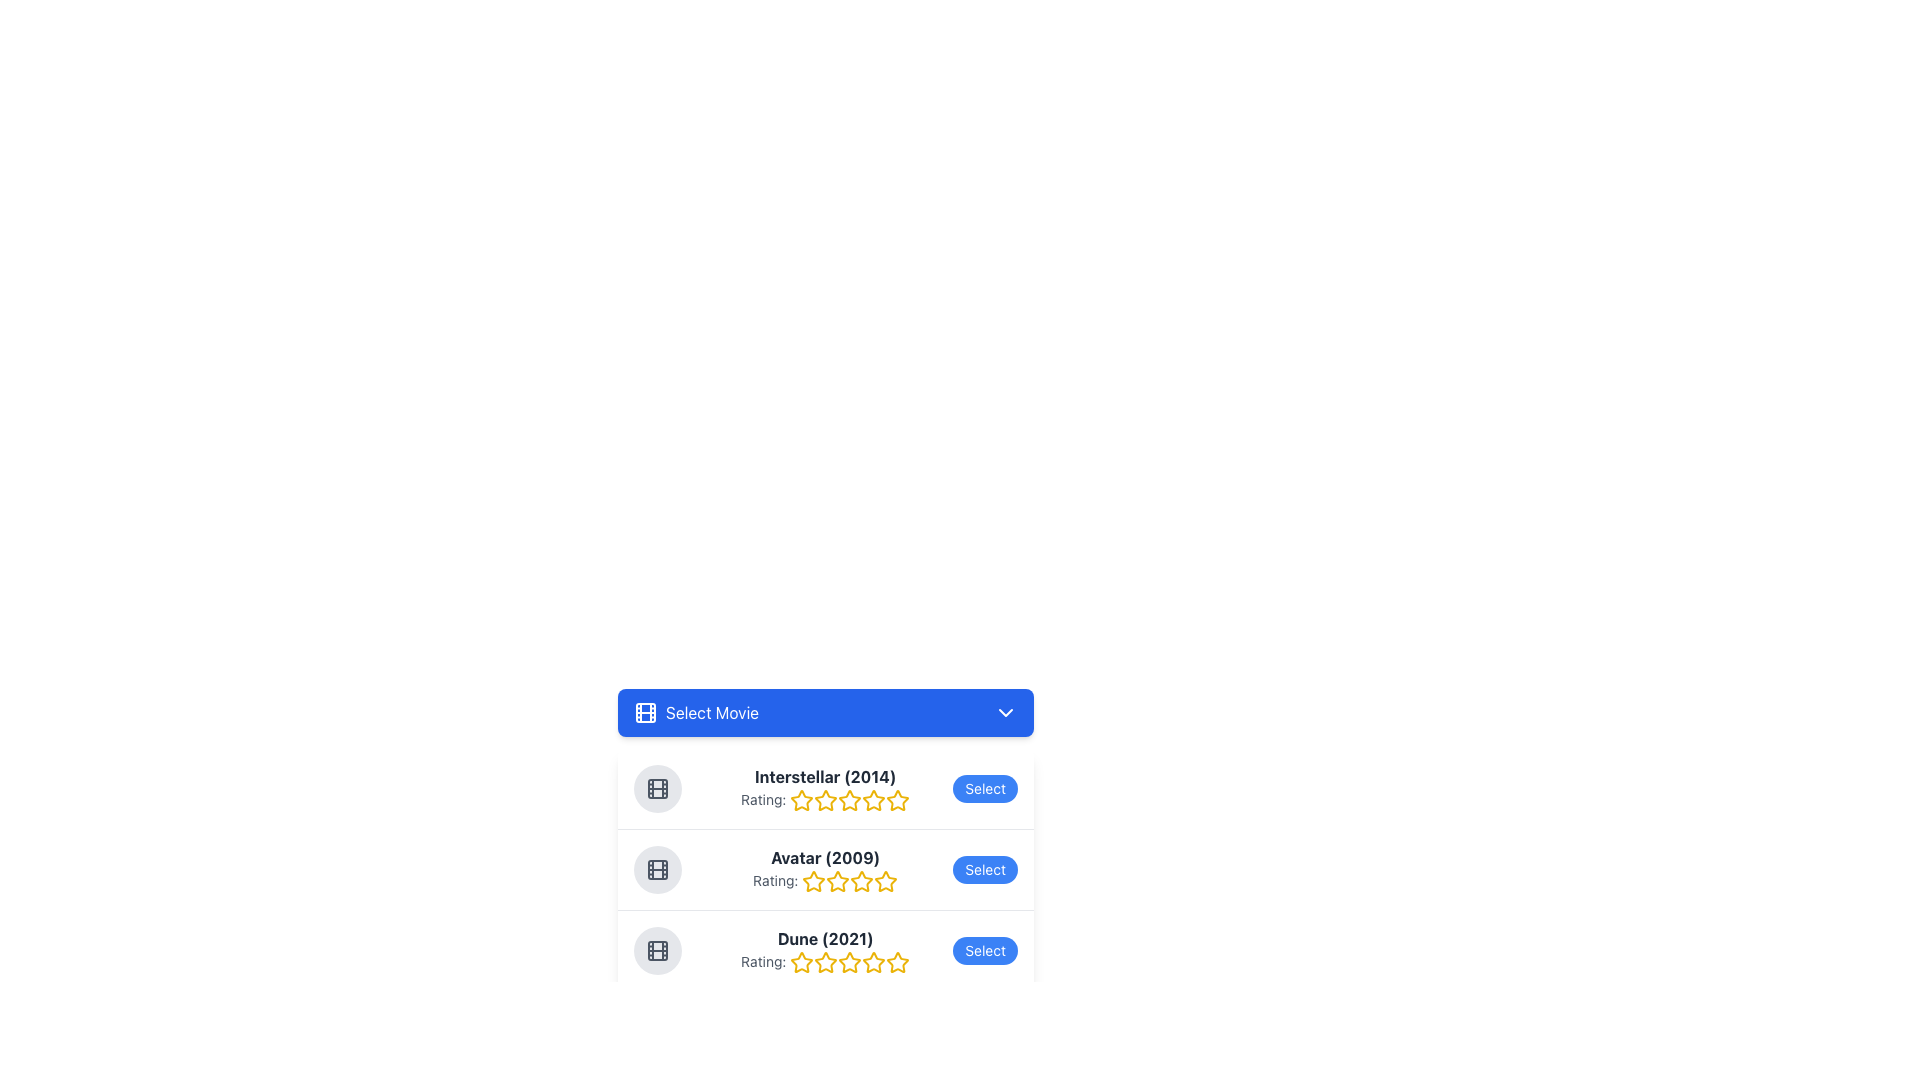 This screenshot has width=1920, height=1080. Describe the element at coordinates (850, 962) in the screenshot. I see `the fifth star icon with a yellow border representing the rating for the movie 'Dune (2021)', located under the 'Rating:' text` at that location.